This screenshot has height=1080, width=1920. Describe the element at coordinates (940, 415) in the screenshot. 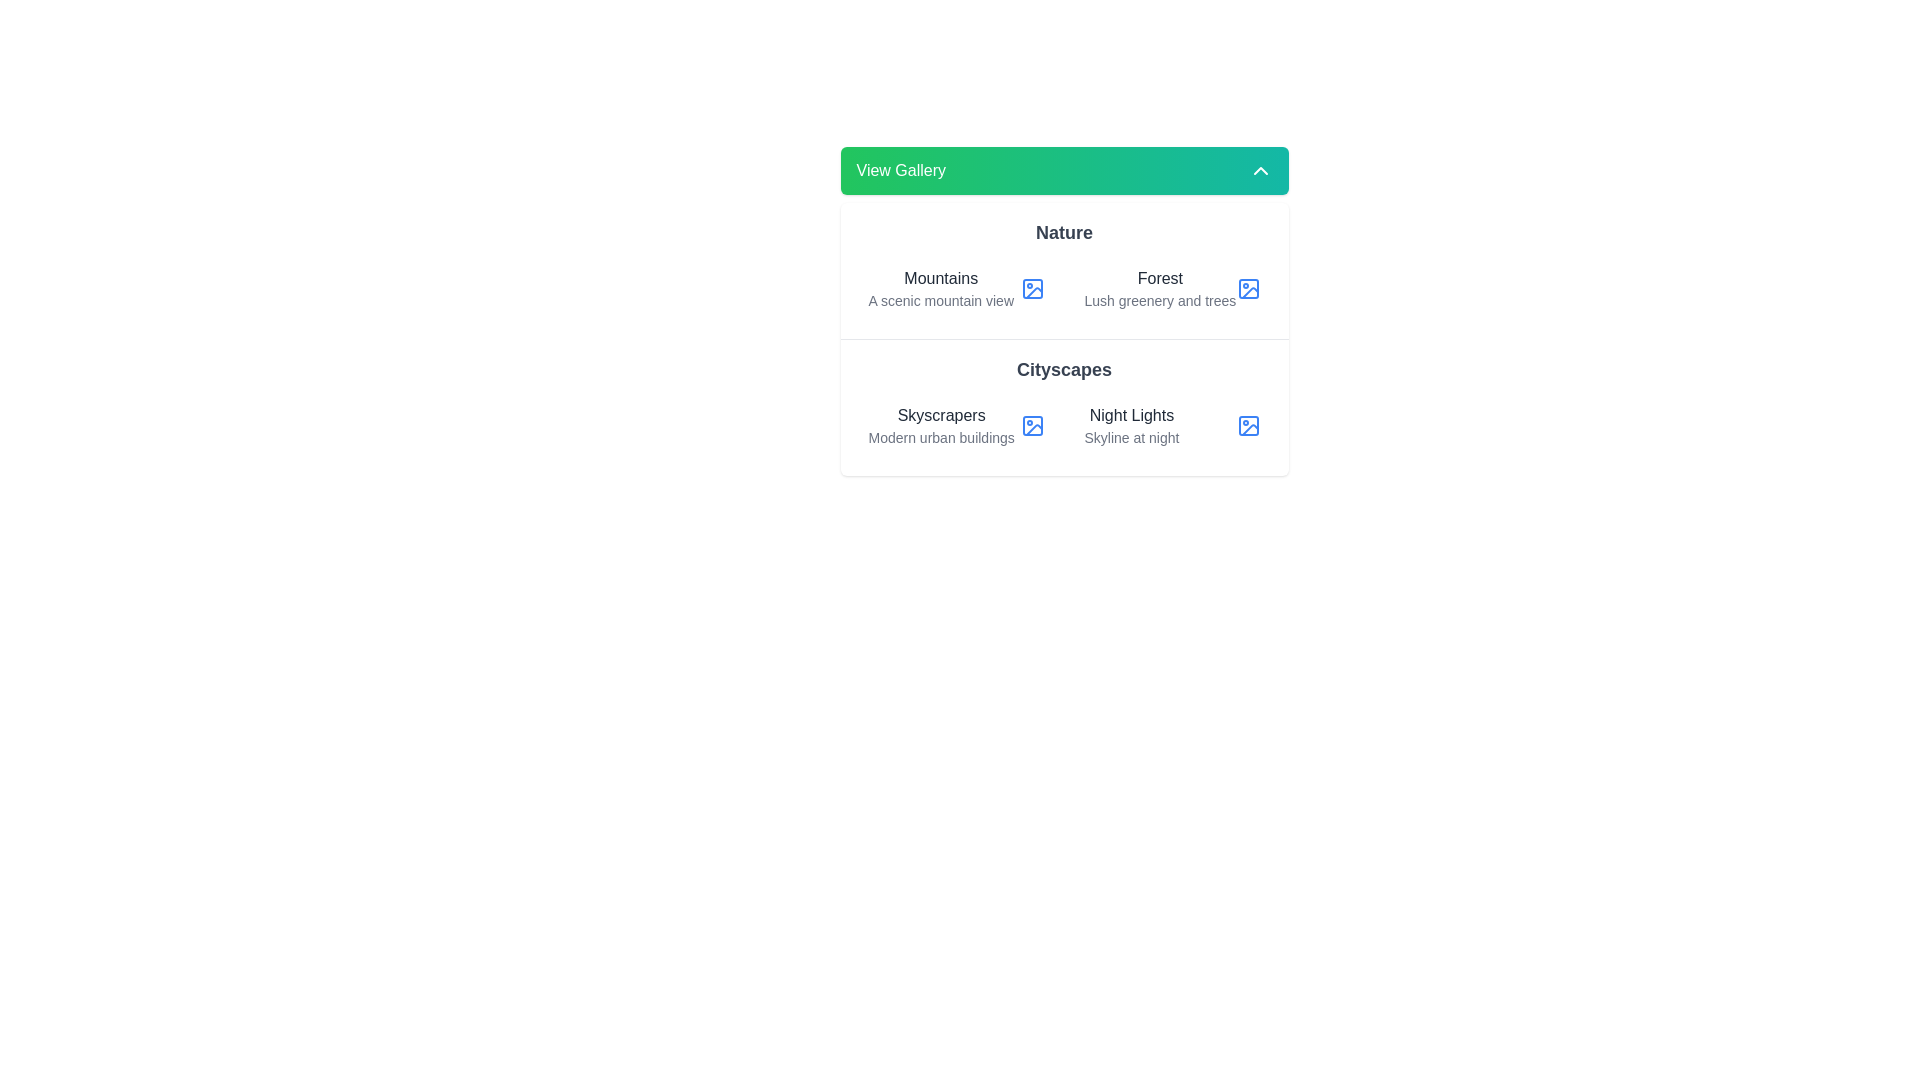

I see `text label displaying 'Skyscrapers' located in the 'Cityscapes' section, aligned to the left of 'Night Lights' and above 'Modern urban buildings'` at that location.